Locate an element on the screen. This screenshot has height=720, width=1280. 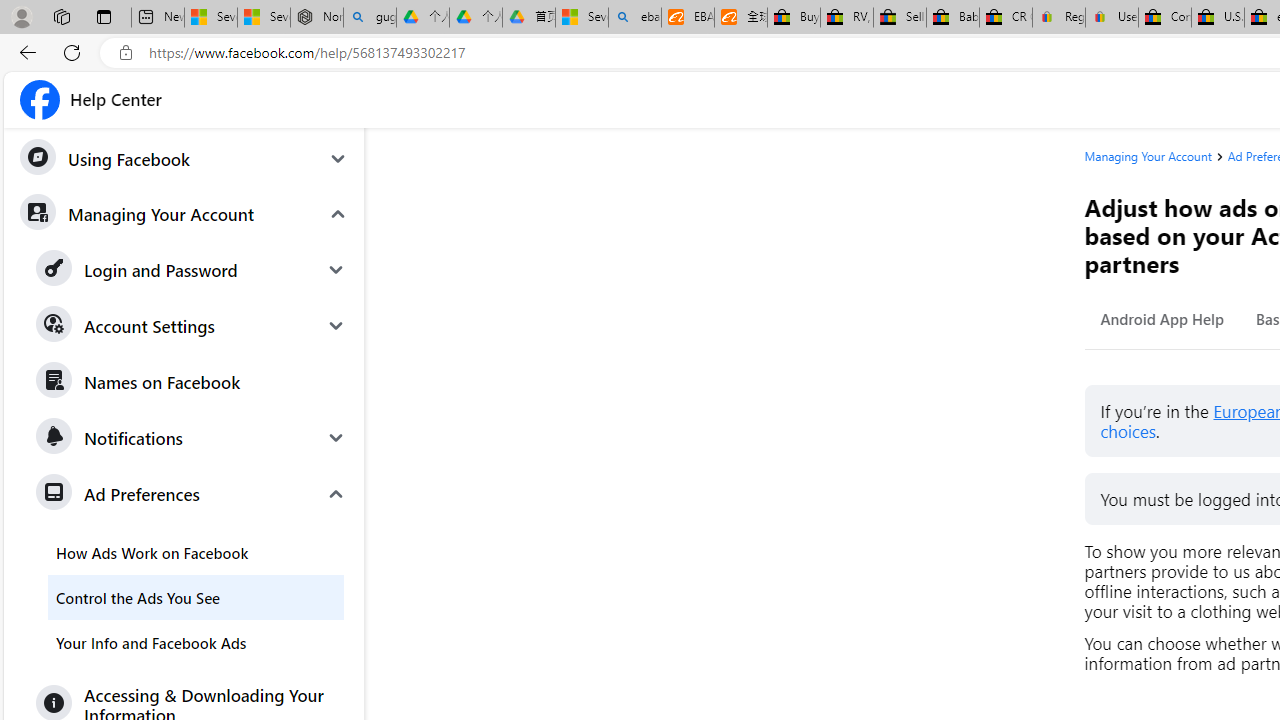
'Login and Password Expand' is located at coordinates (192, 270).